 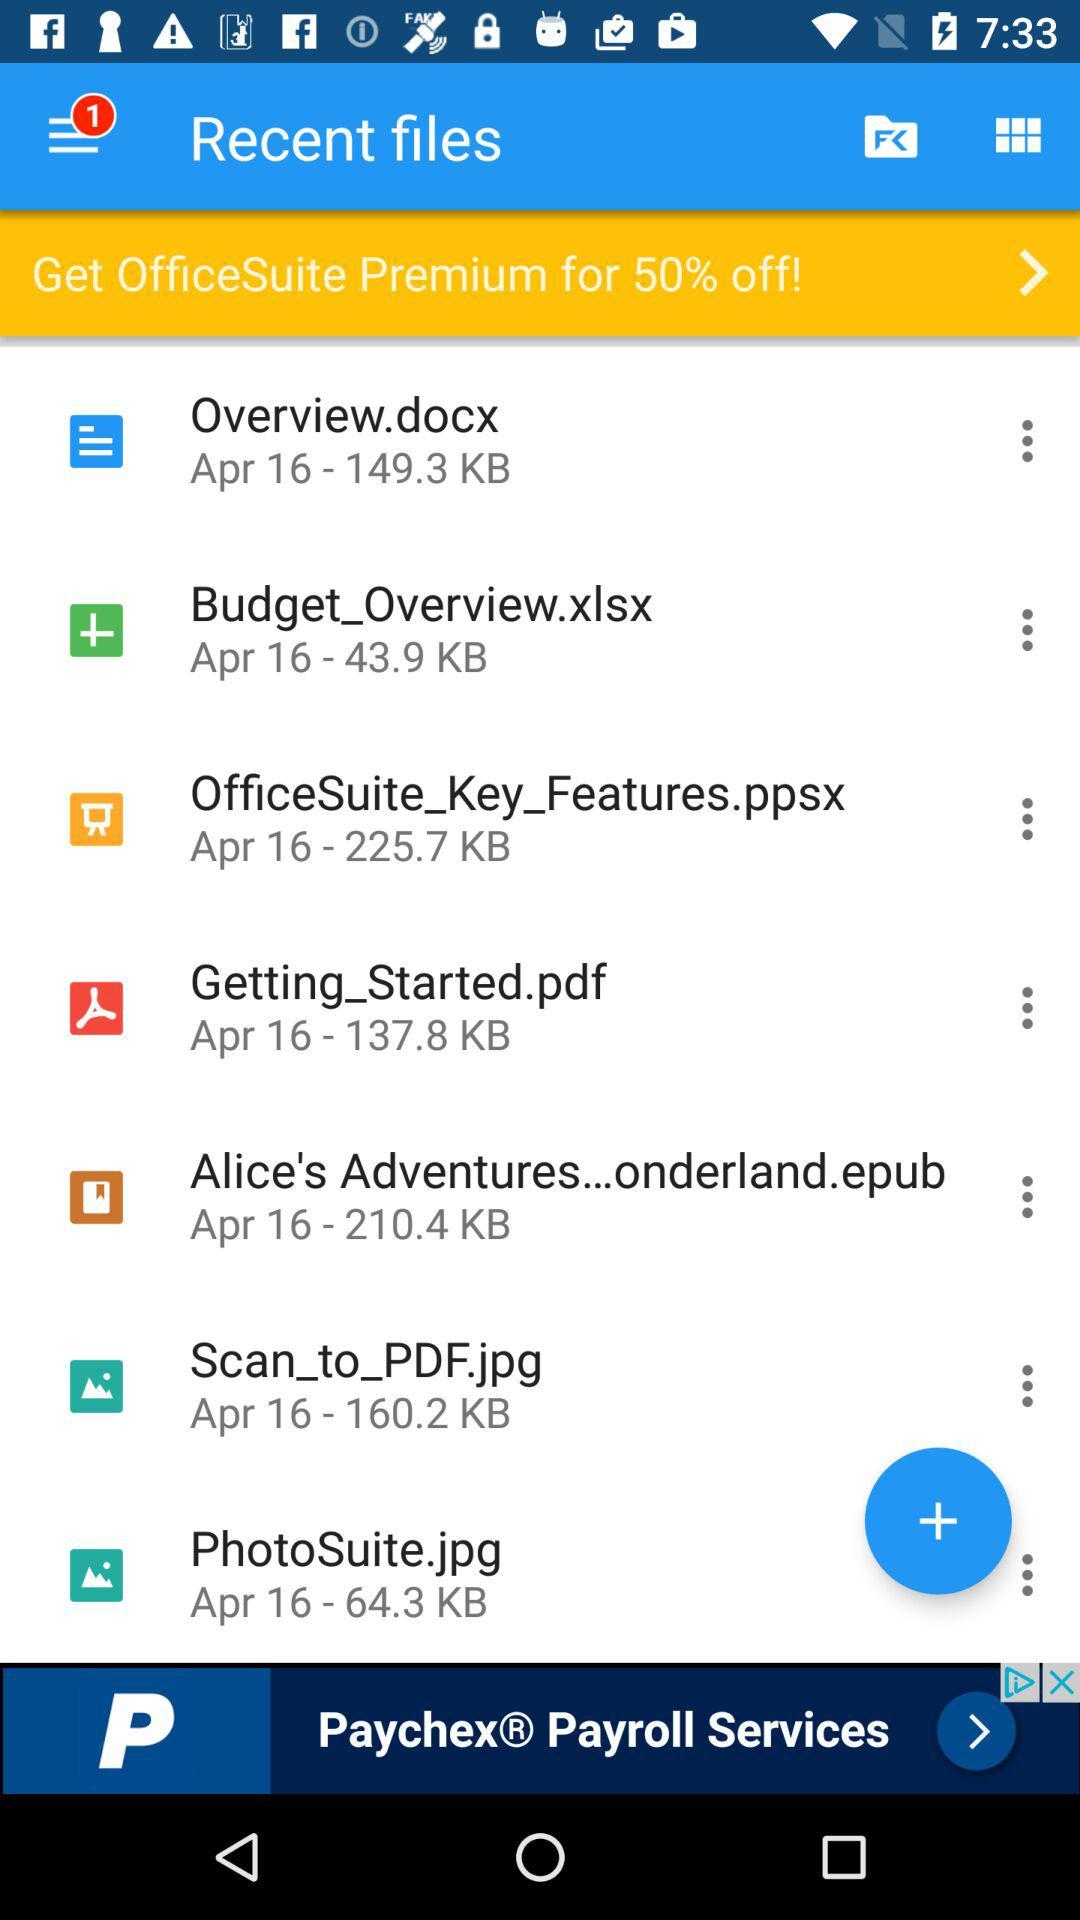 What do you see at coordinates (540, 1727) in the screenshot?
I see `open advertisement` at bounding box center [540, 1727].